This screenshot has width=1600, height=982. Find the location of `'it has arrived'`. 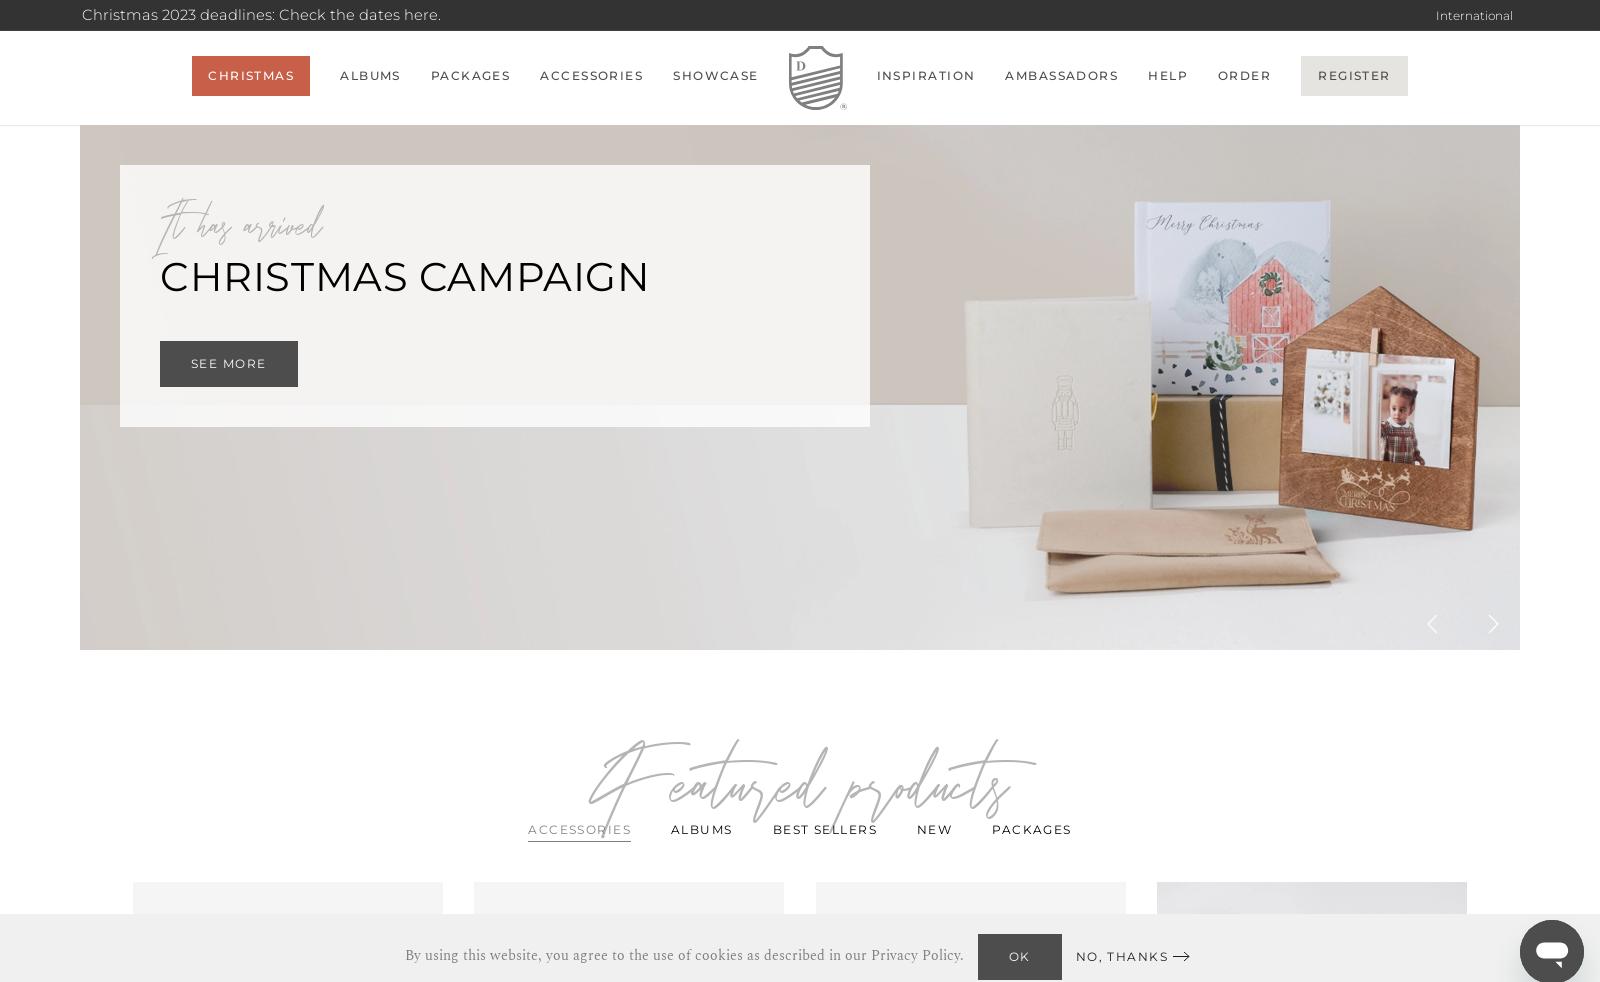

'it has arrived' is located at coordinates (241, 227).